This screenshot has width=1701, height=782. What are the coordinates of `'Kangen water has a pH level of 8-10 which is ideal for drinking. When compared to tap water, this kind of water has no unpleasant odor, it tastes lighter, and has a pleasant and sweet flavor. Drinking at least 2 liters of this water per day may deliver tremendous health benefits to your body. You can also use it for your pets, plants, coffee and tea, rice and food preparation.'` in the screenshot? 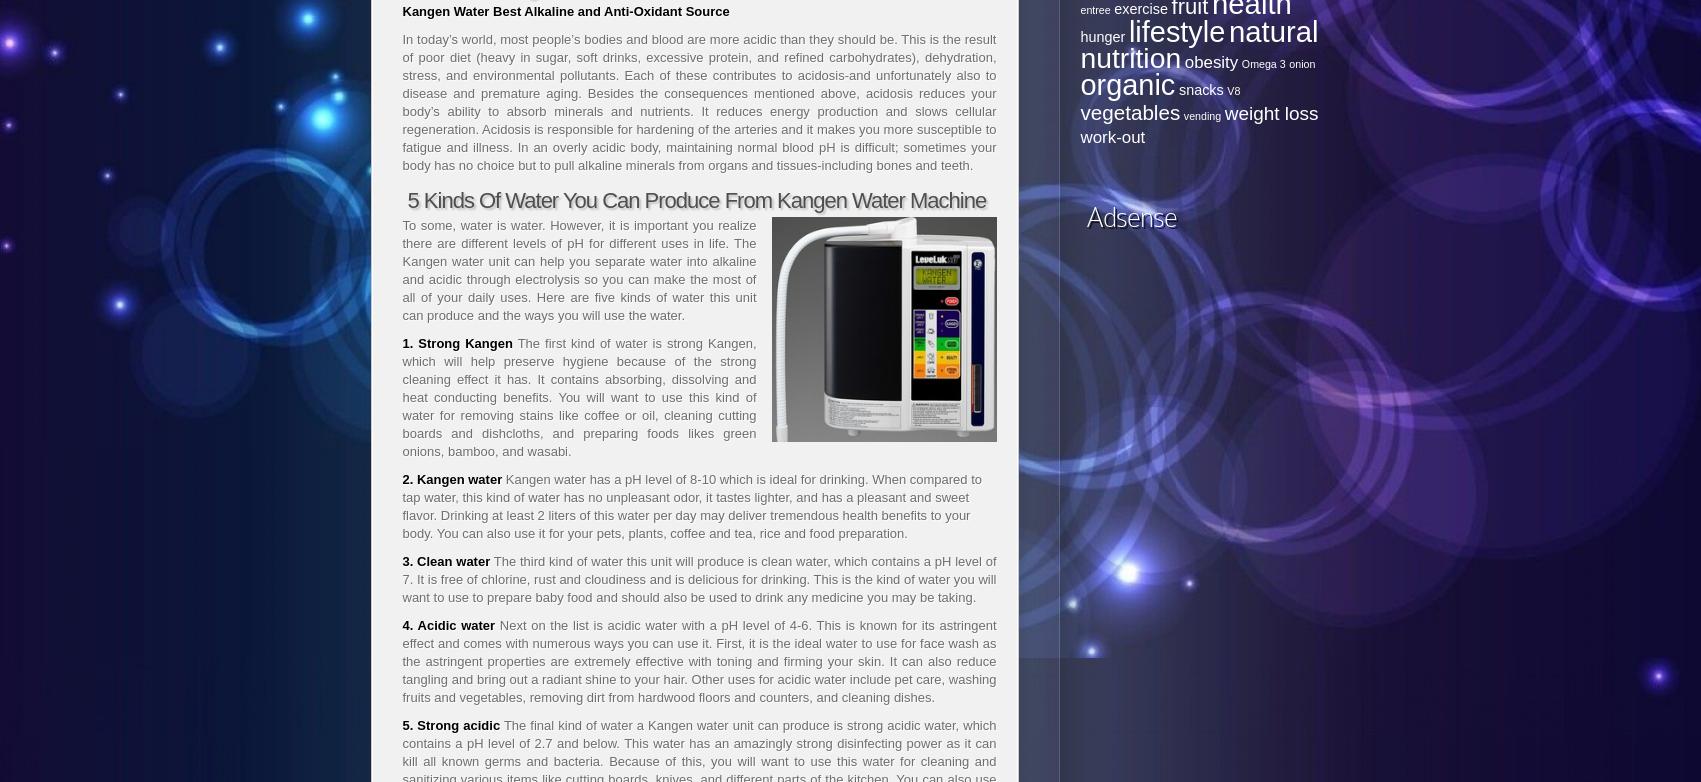 It's located at (400, 506).